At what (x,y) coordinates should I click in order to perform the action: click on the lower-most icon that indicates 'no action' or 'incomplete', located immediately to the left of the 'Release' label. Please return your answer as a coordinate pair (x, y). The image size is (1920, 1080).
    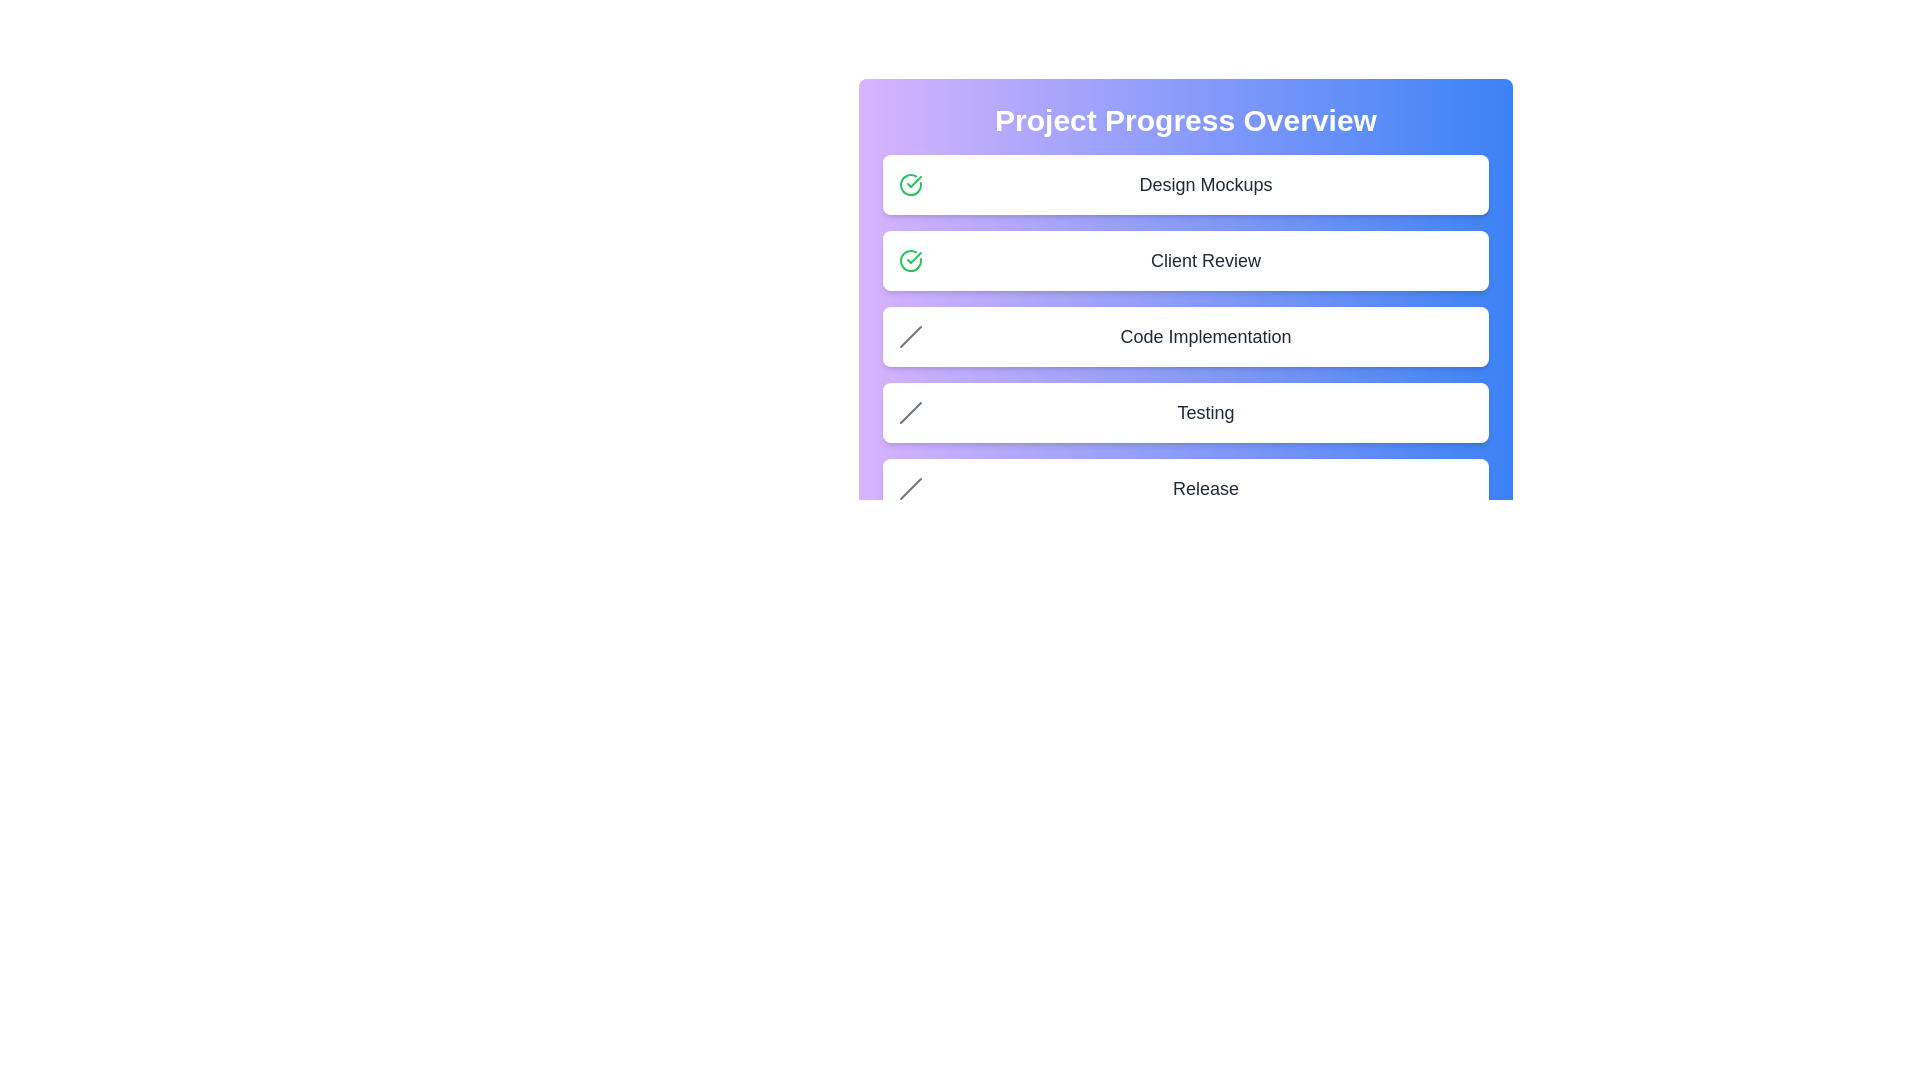
    Looking at the image, I should click on (910, 489).